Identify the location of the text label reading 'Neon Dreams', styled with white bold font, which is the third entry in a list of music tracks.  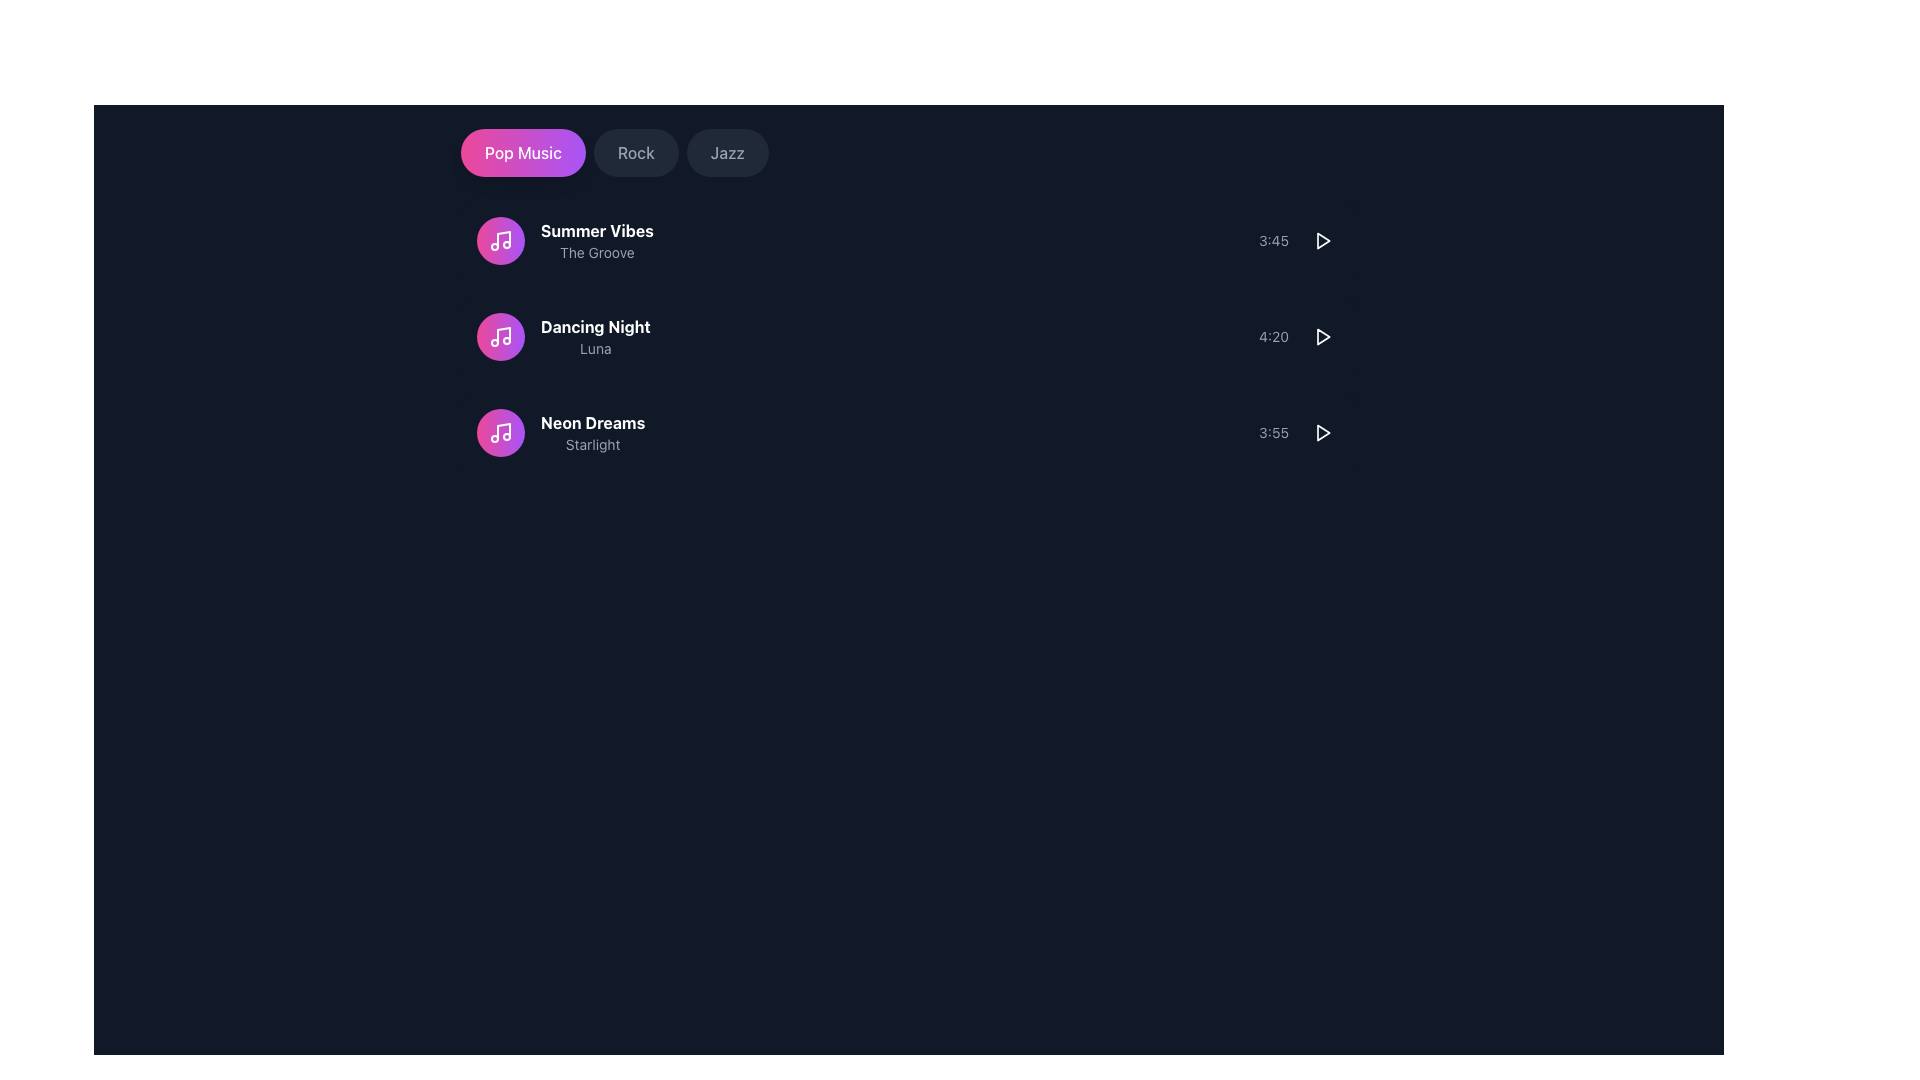
(592, 422).